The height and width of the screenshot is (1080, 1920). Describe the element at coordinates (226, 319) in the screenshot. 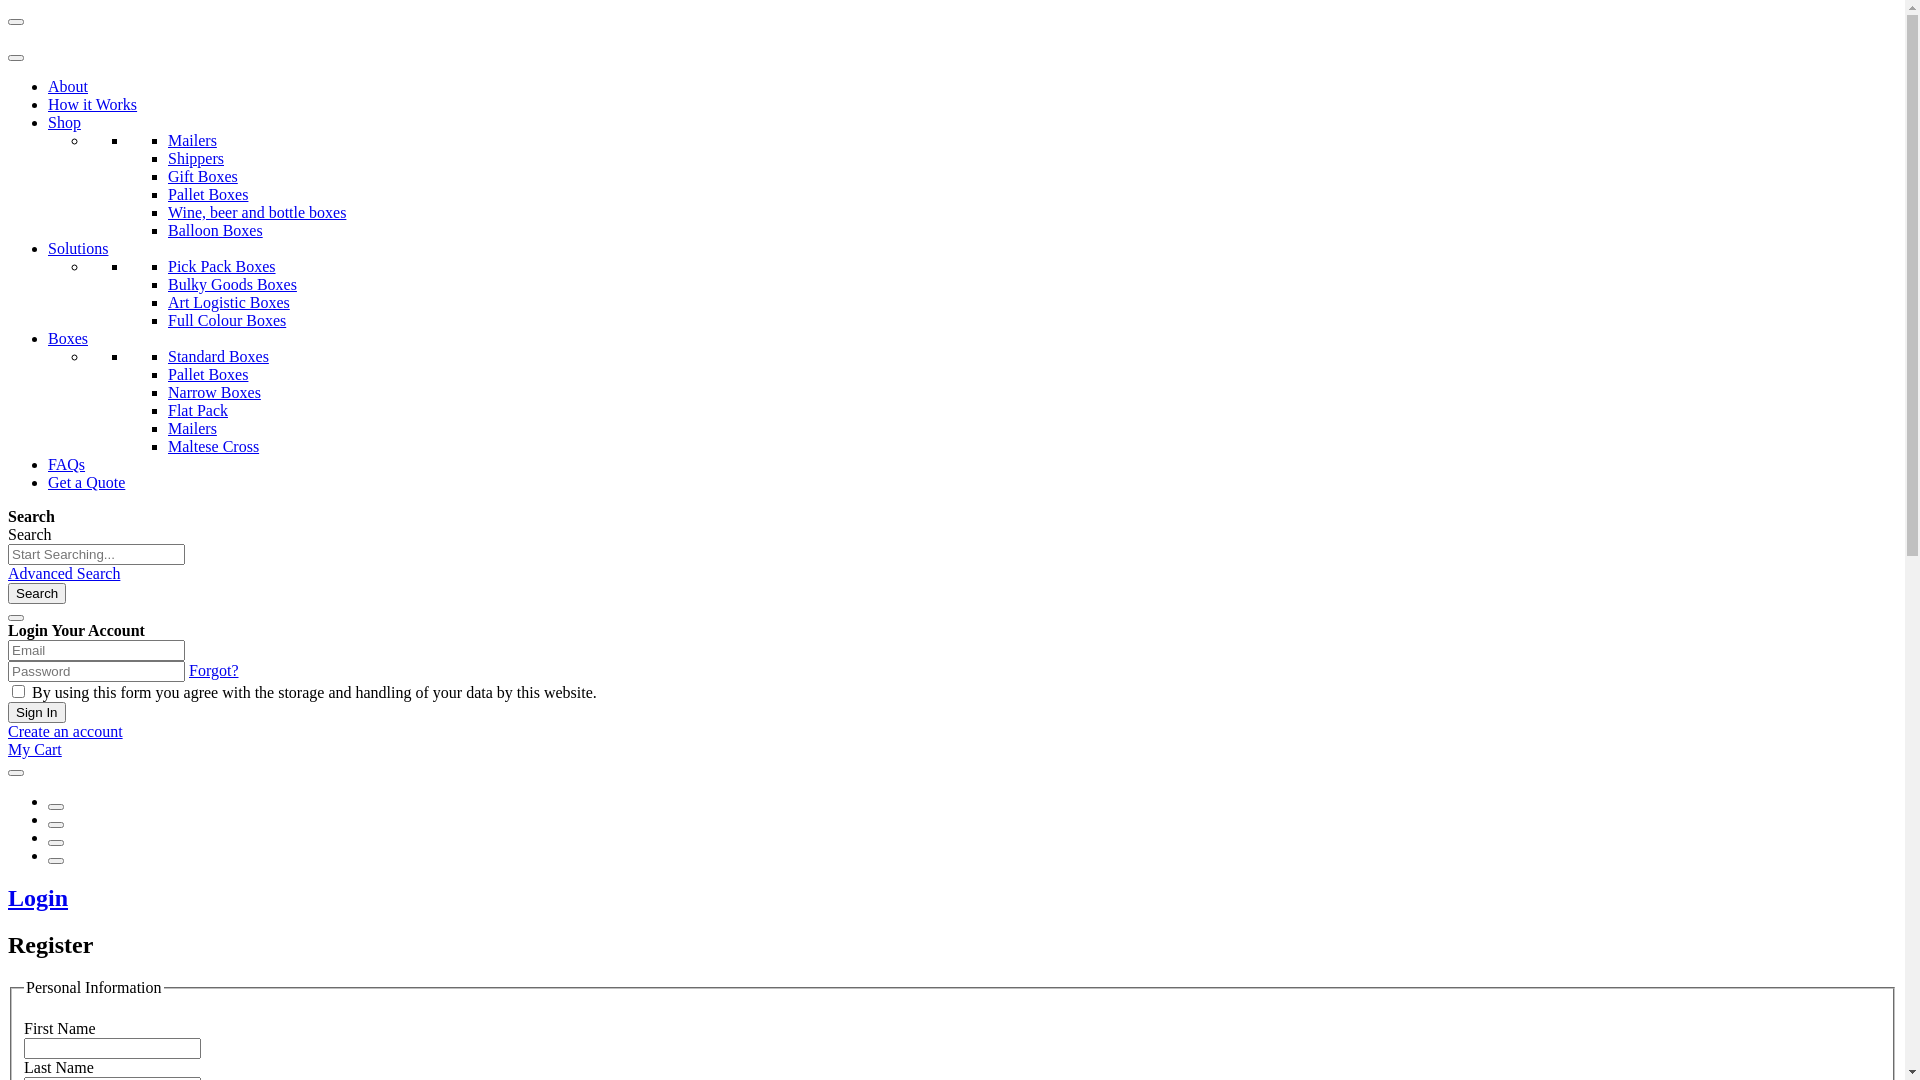

I see `'Full Colour Boxes'` at that location.